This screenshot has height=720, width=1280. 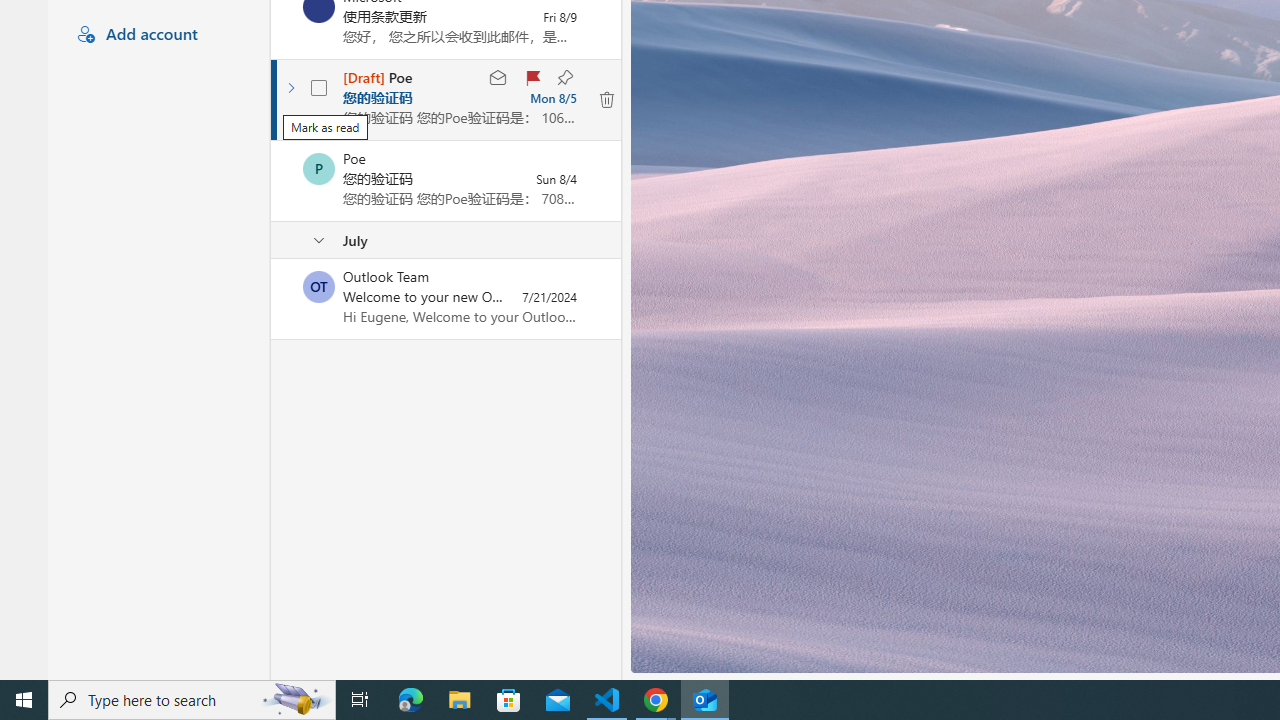 What do you see at coordinates (531, 77) in the screenshot?
I see `'Unflag this message'` at bounding box center [531, 77].